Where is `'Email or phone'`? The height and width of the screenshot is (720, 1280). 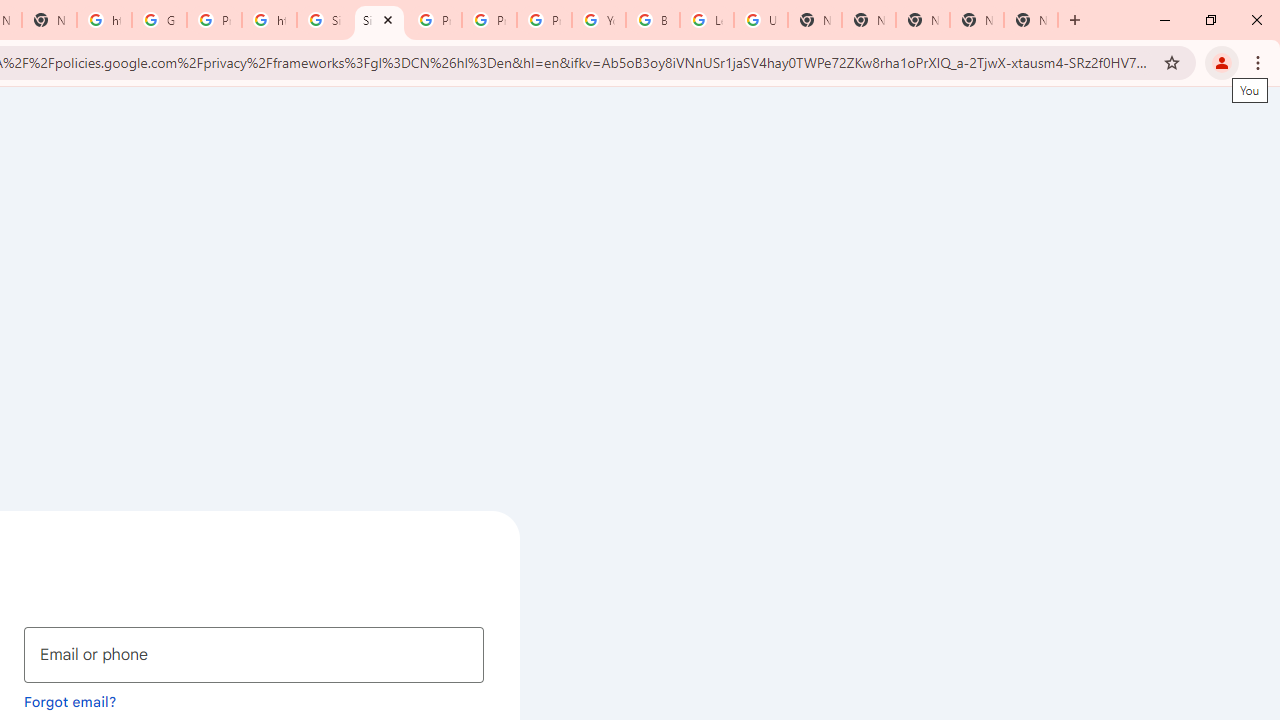
'Email or phone' is located at coordinates (253, 654).